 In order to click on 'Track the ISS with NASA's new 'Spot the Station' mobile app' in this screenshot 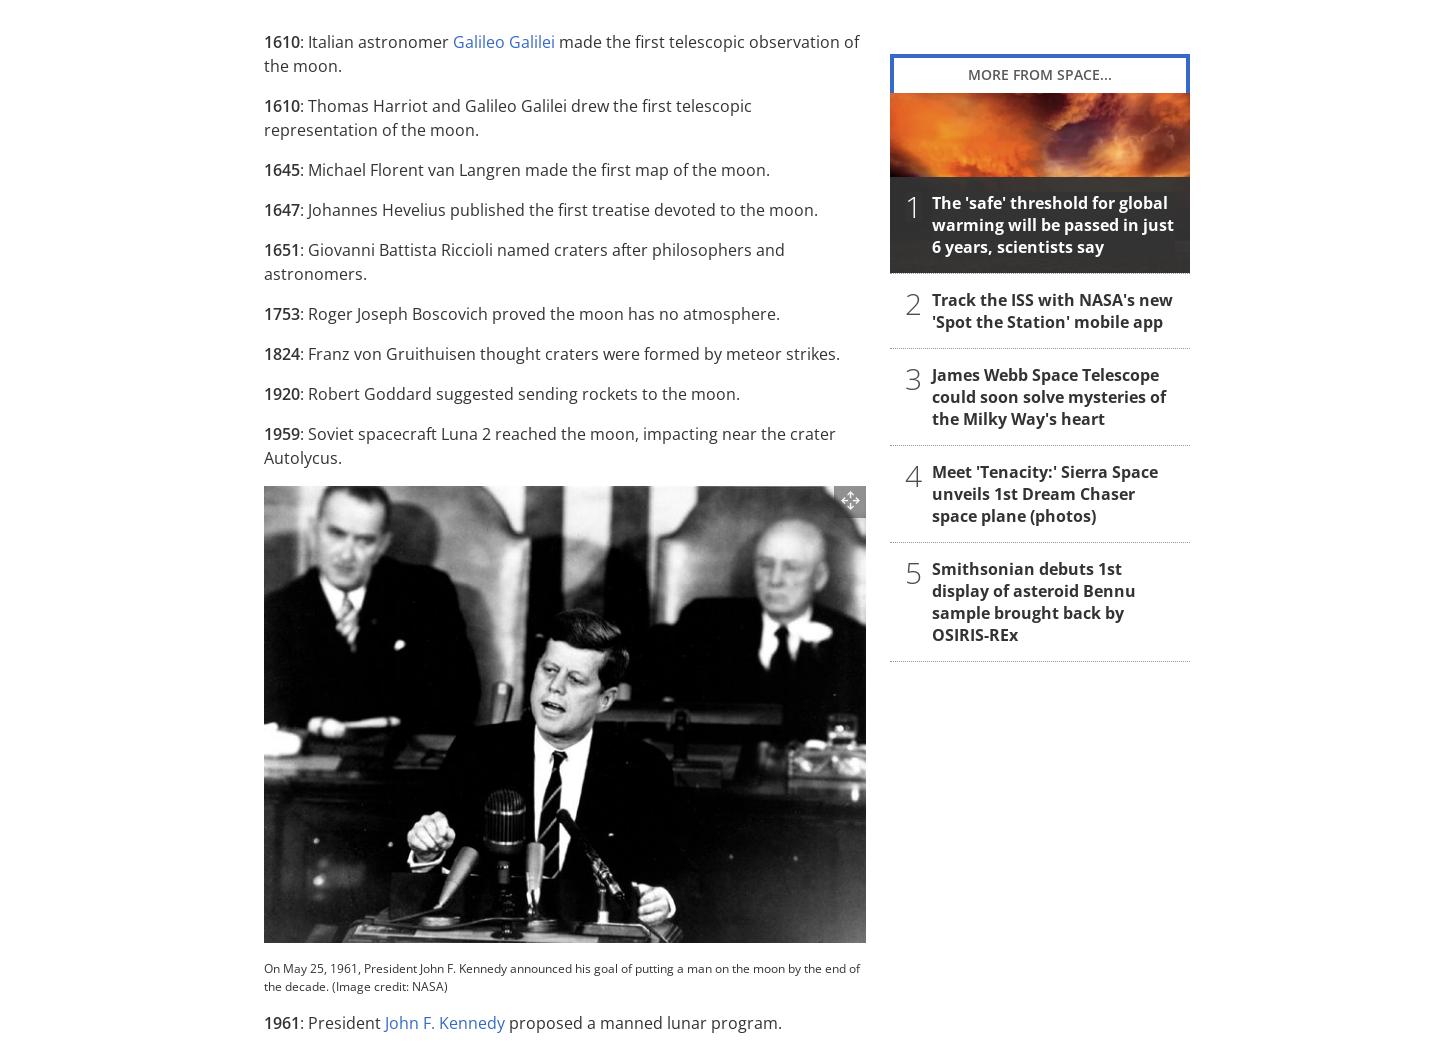, I will do `click(1052, 308)`.